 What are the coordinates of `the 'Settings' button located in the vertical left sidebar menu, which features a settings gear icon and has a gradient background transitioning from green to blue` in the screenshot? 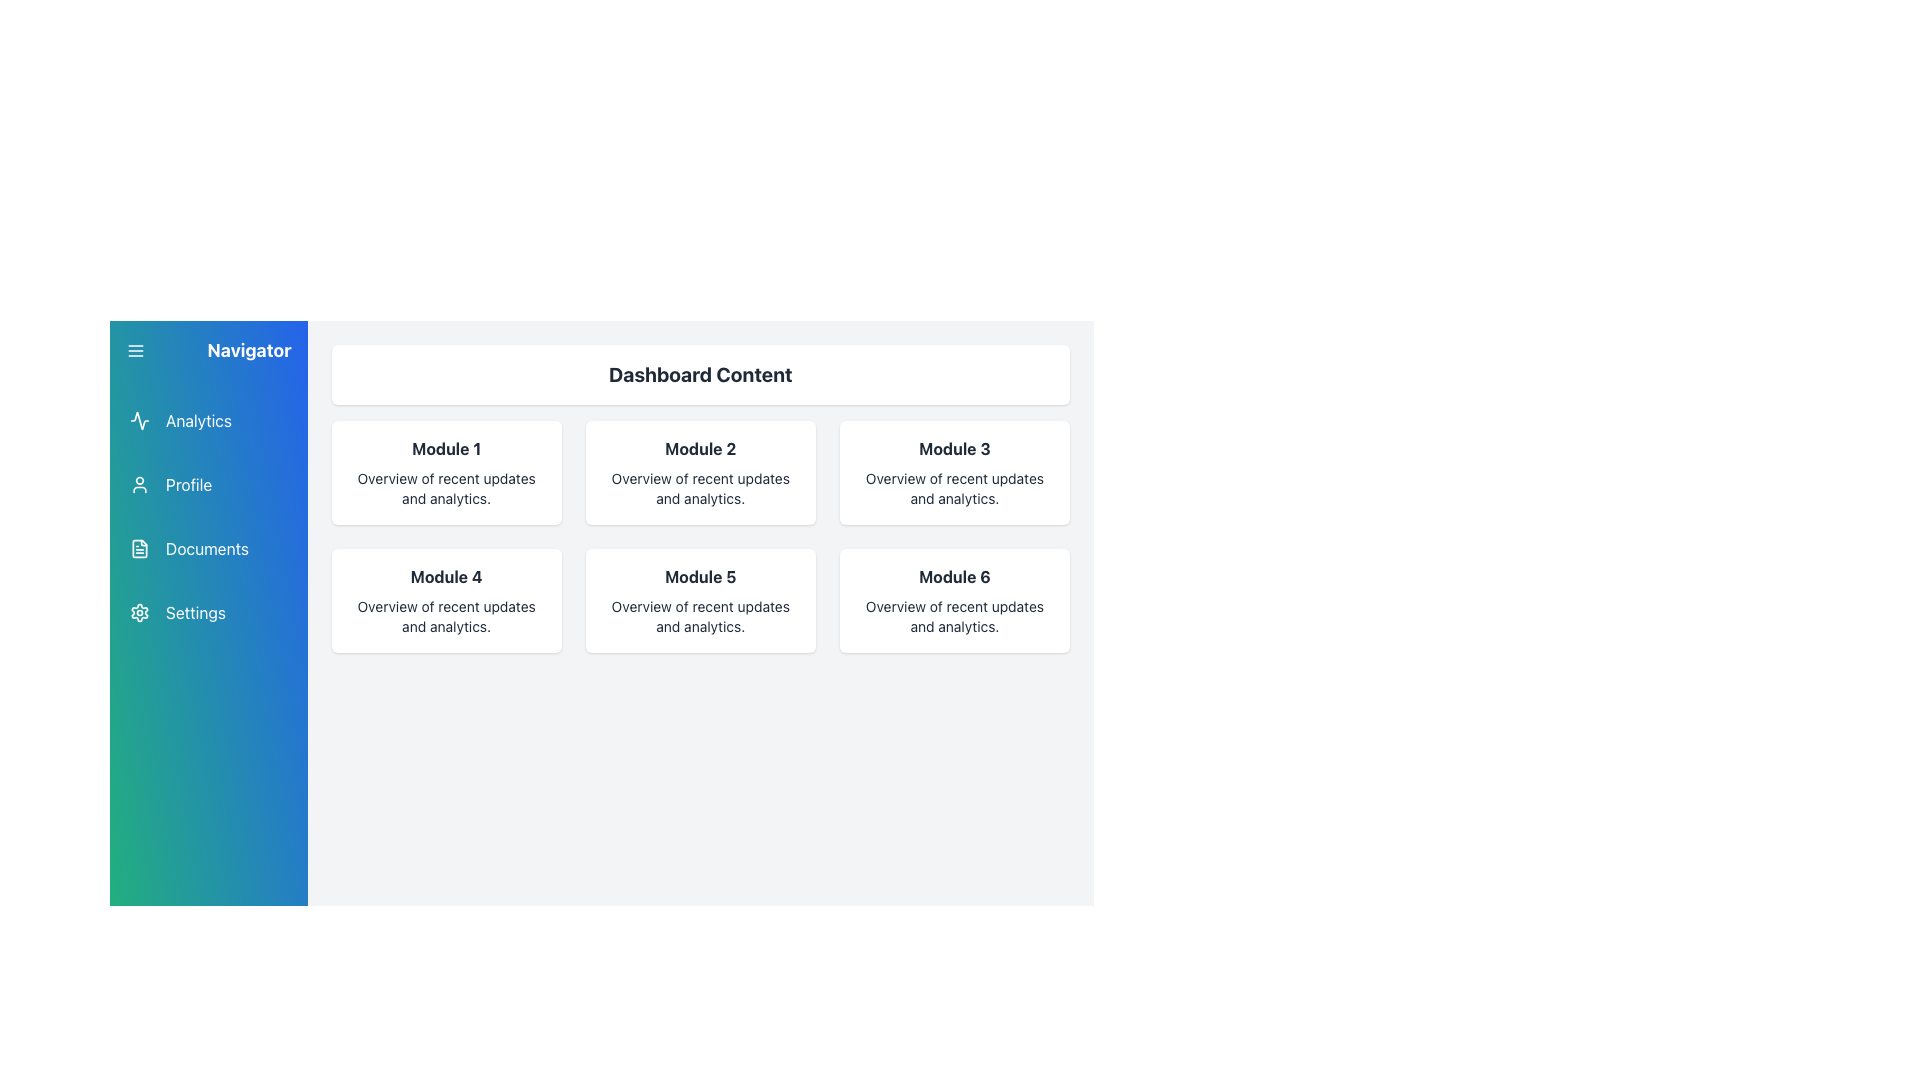 It's located at (208, 612).